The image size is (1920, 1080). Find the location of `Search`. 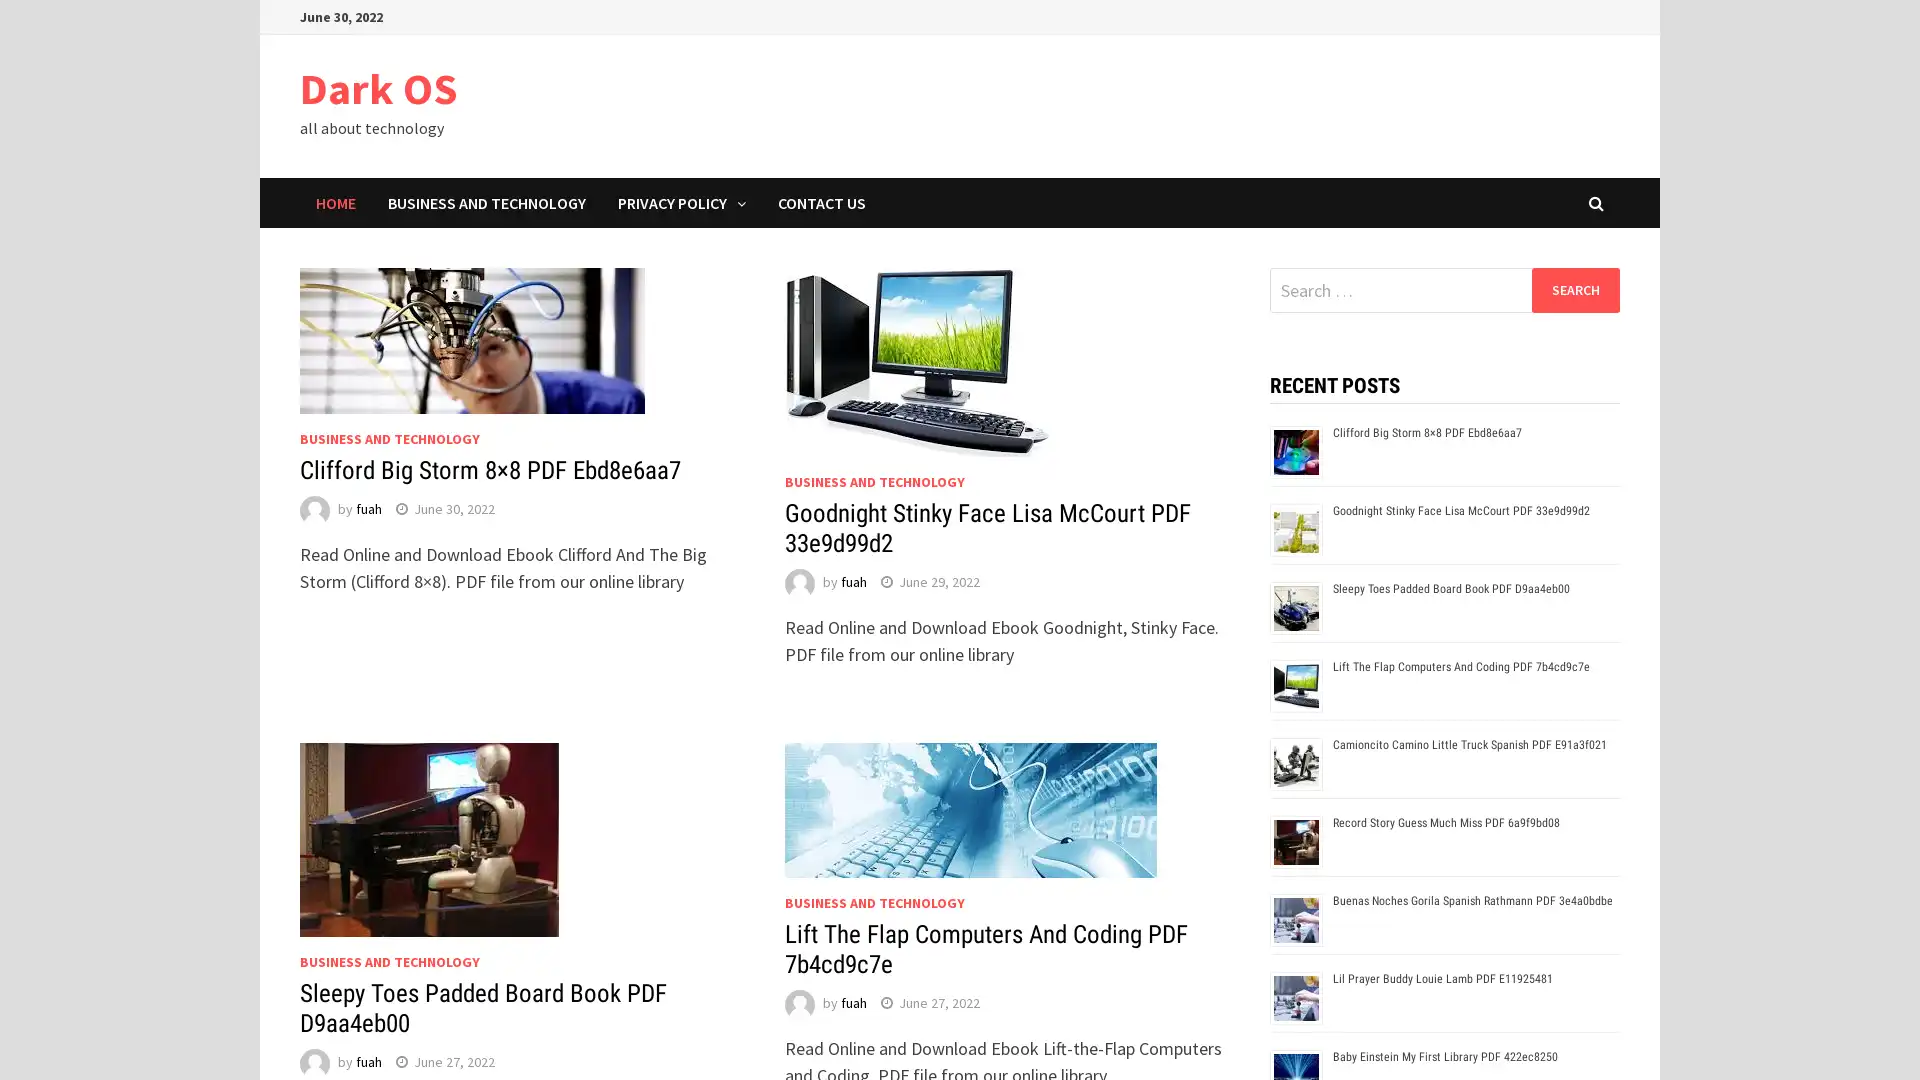

Search is located at coordinates (1574, 289).